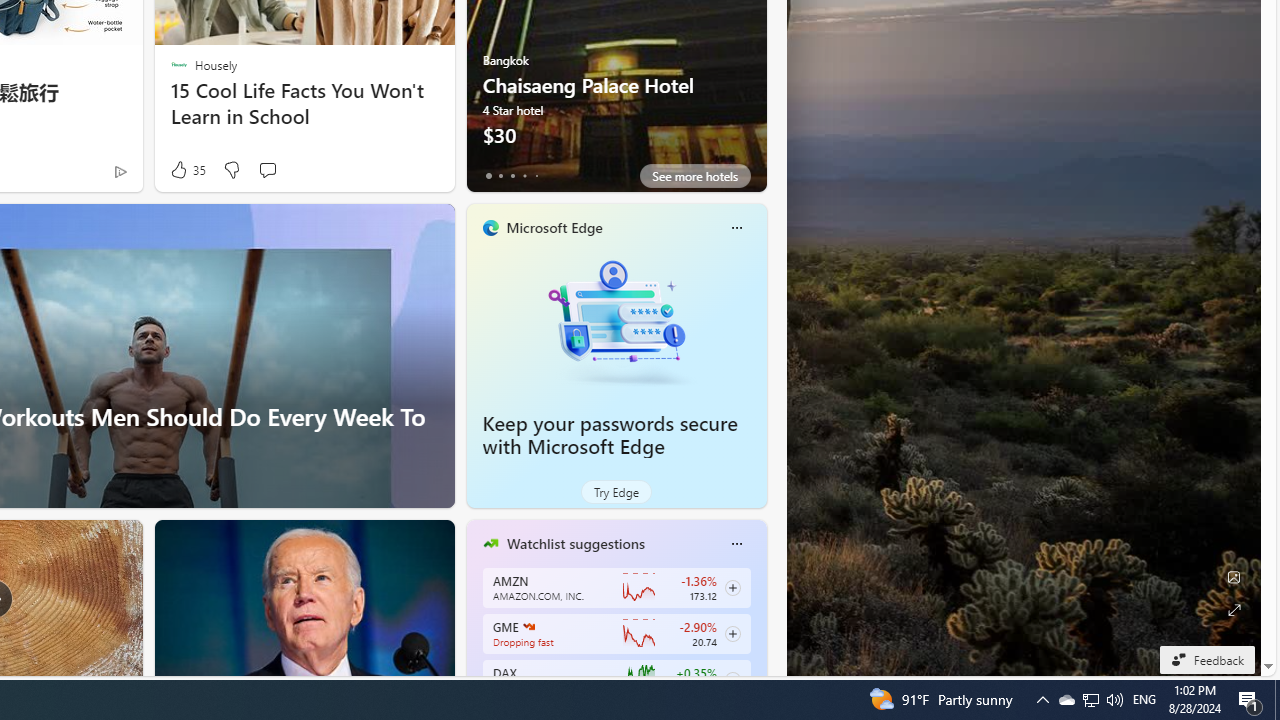 The width and height of the screenshot is (1280, 720). I want to click on 'tab-3', so click(524, 175).